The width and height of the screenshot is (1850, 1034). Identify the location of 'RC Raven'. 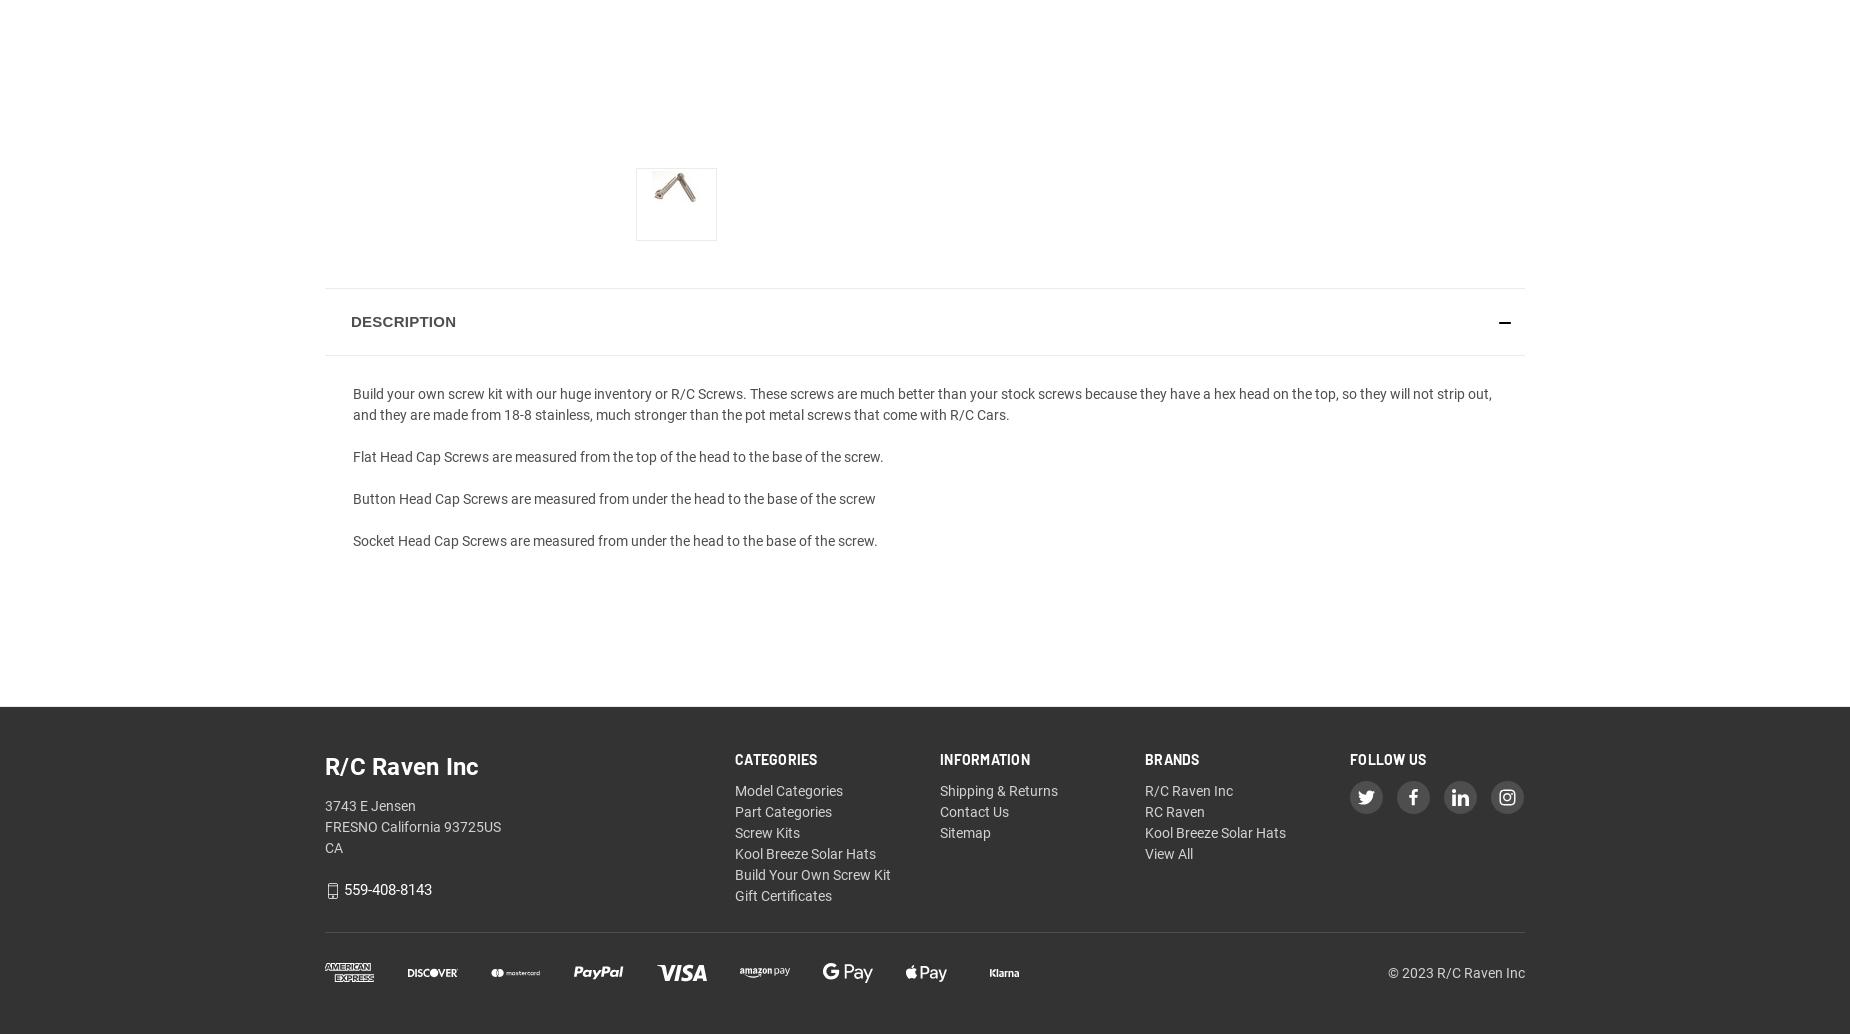
(1173, 811).